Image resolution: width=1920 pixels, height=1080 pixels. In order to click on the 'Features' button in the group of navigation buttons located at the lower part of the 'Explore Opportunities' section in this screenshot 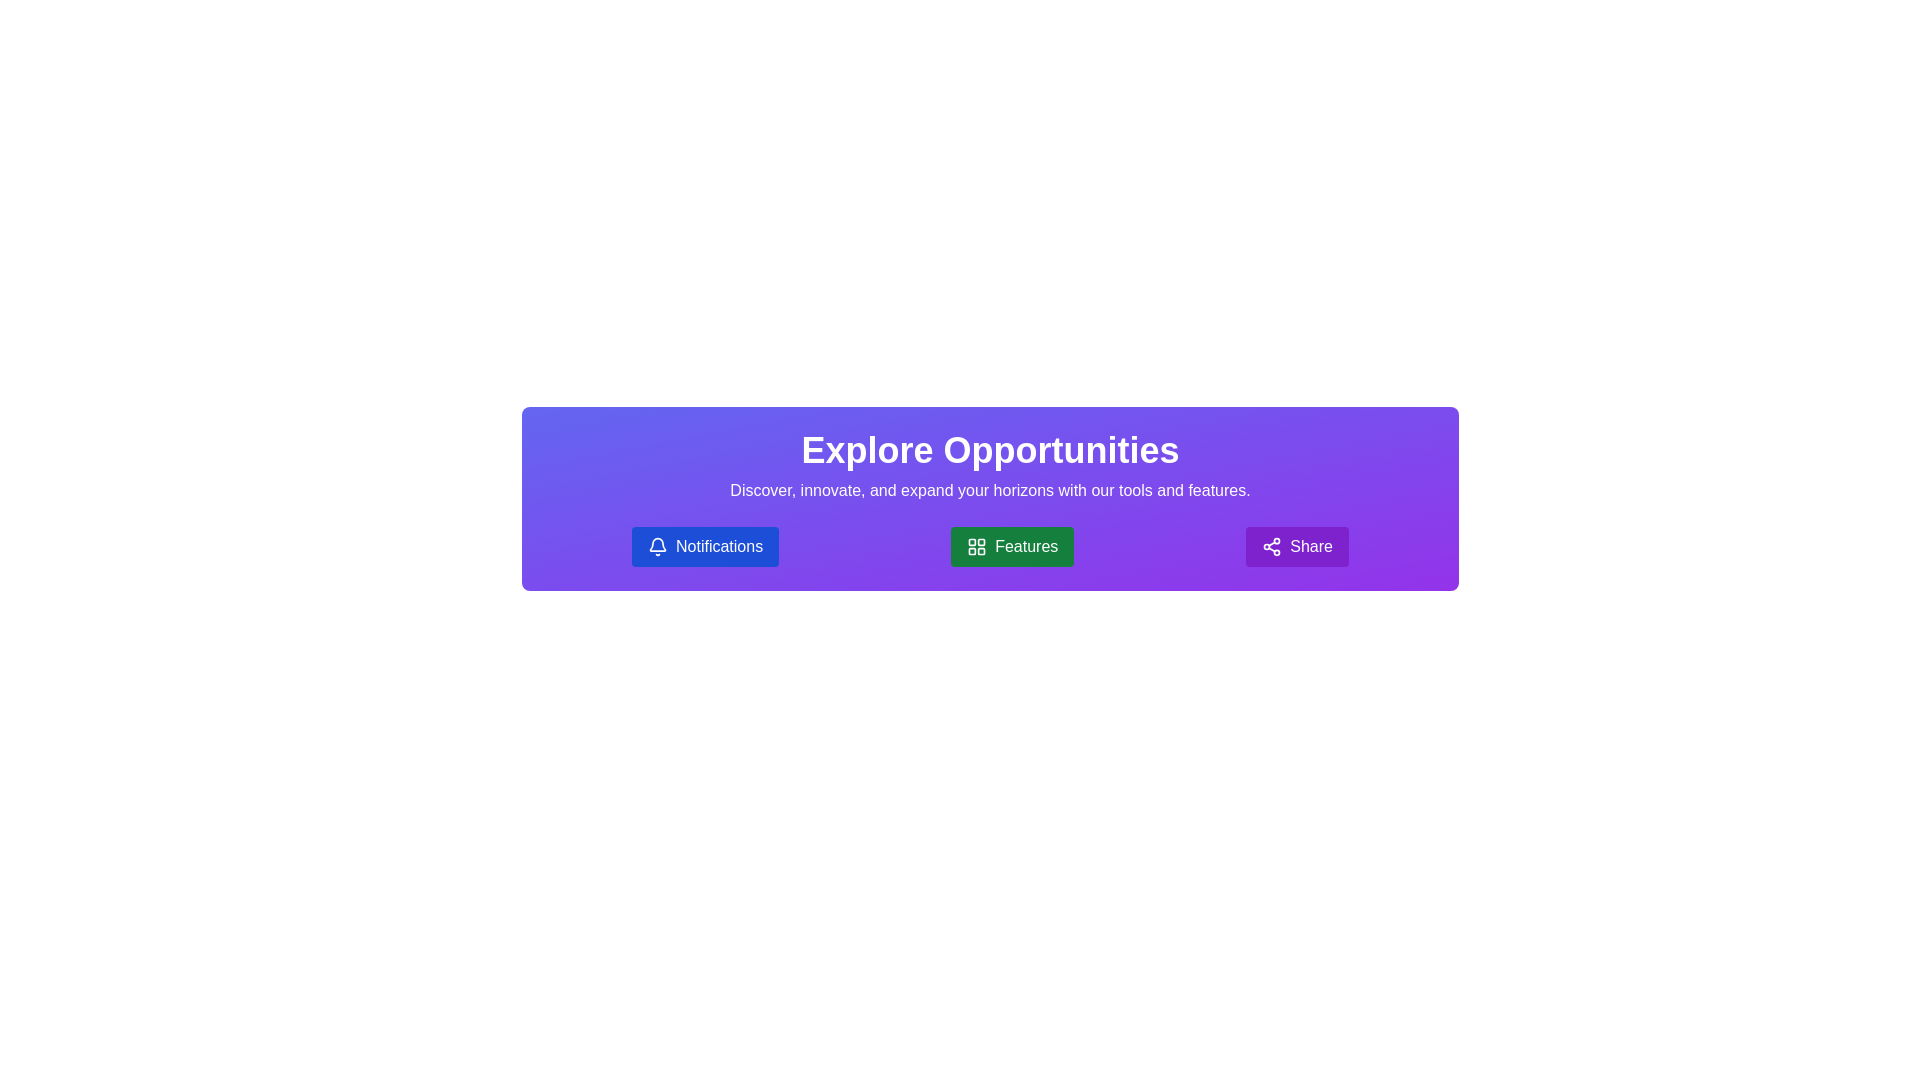, I will do `click(990, 547)`.